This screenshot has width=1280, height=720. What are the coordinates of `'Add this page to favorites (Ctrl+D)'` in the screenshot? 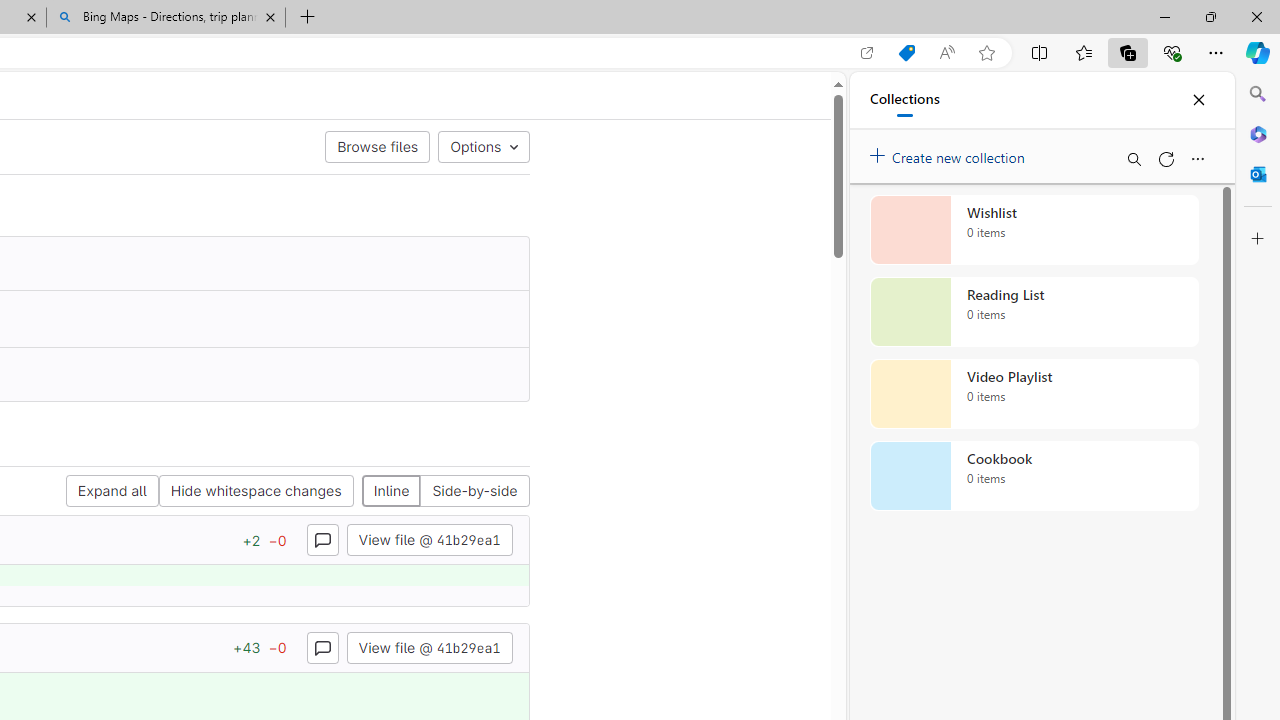 It's located at (986, 52).